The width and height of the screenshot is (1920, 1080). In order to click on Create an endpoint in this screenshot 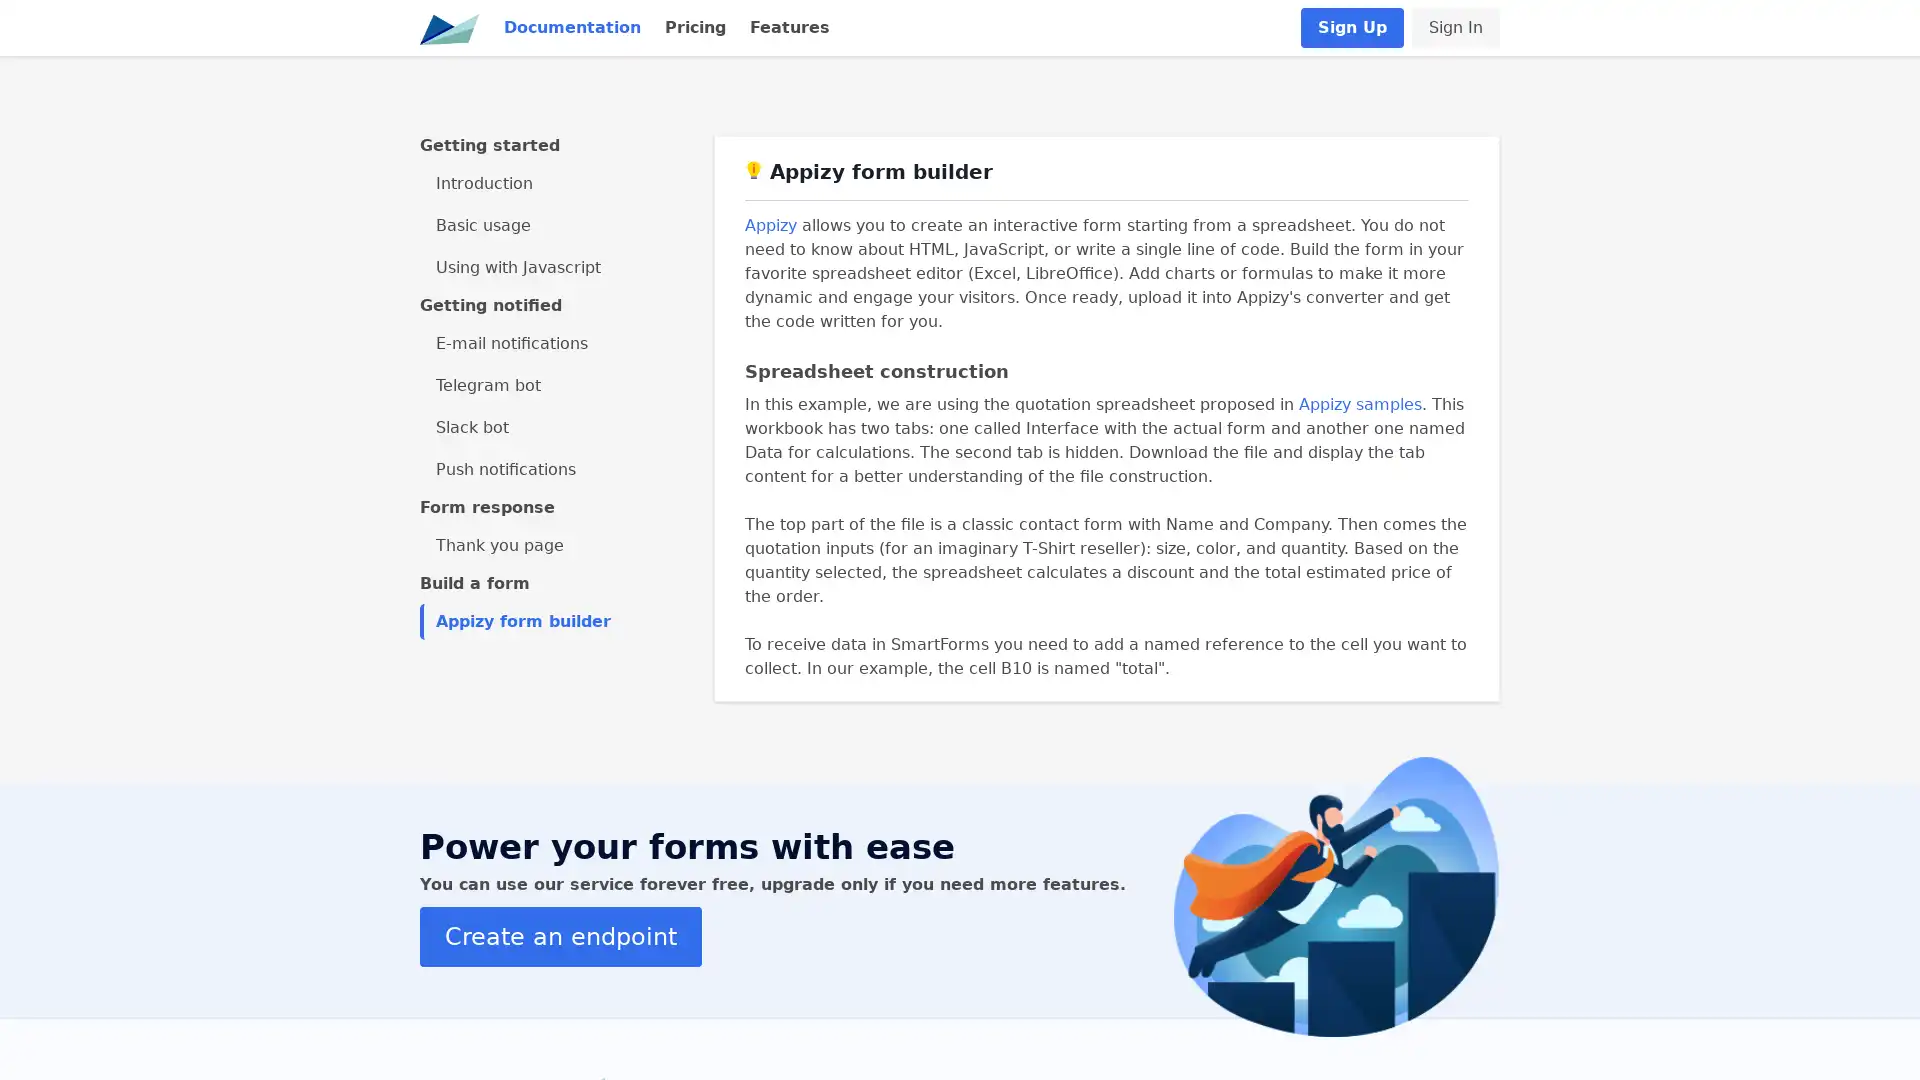, I will do `click(560, 936)`.